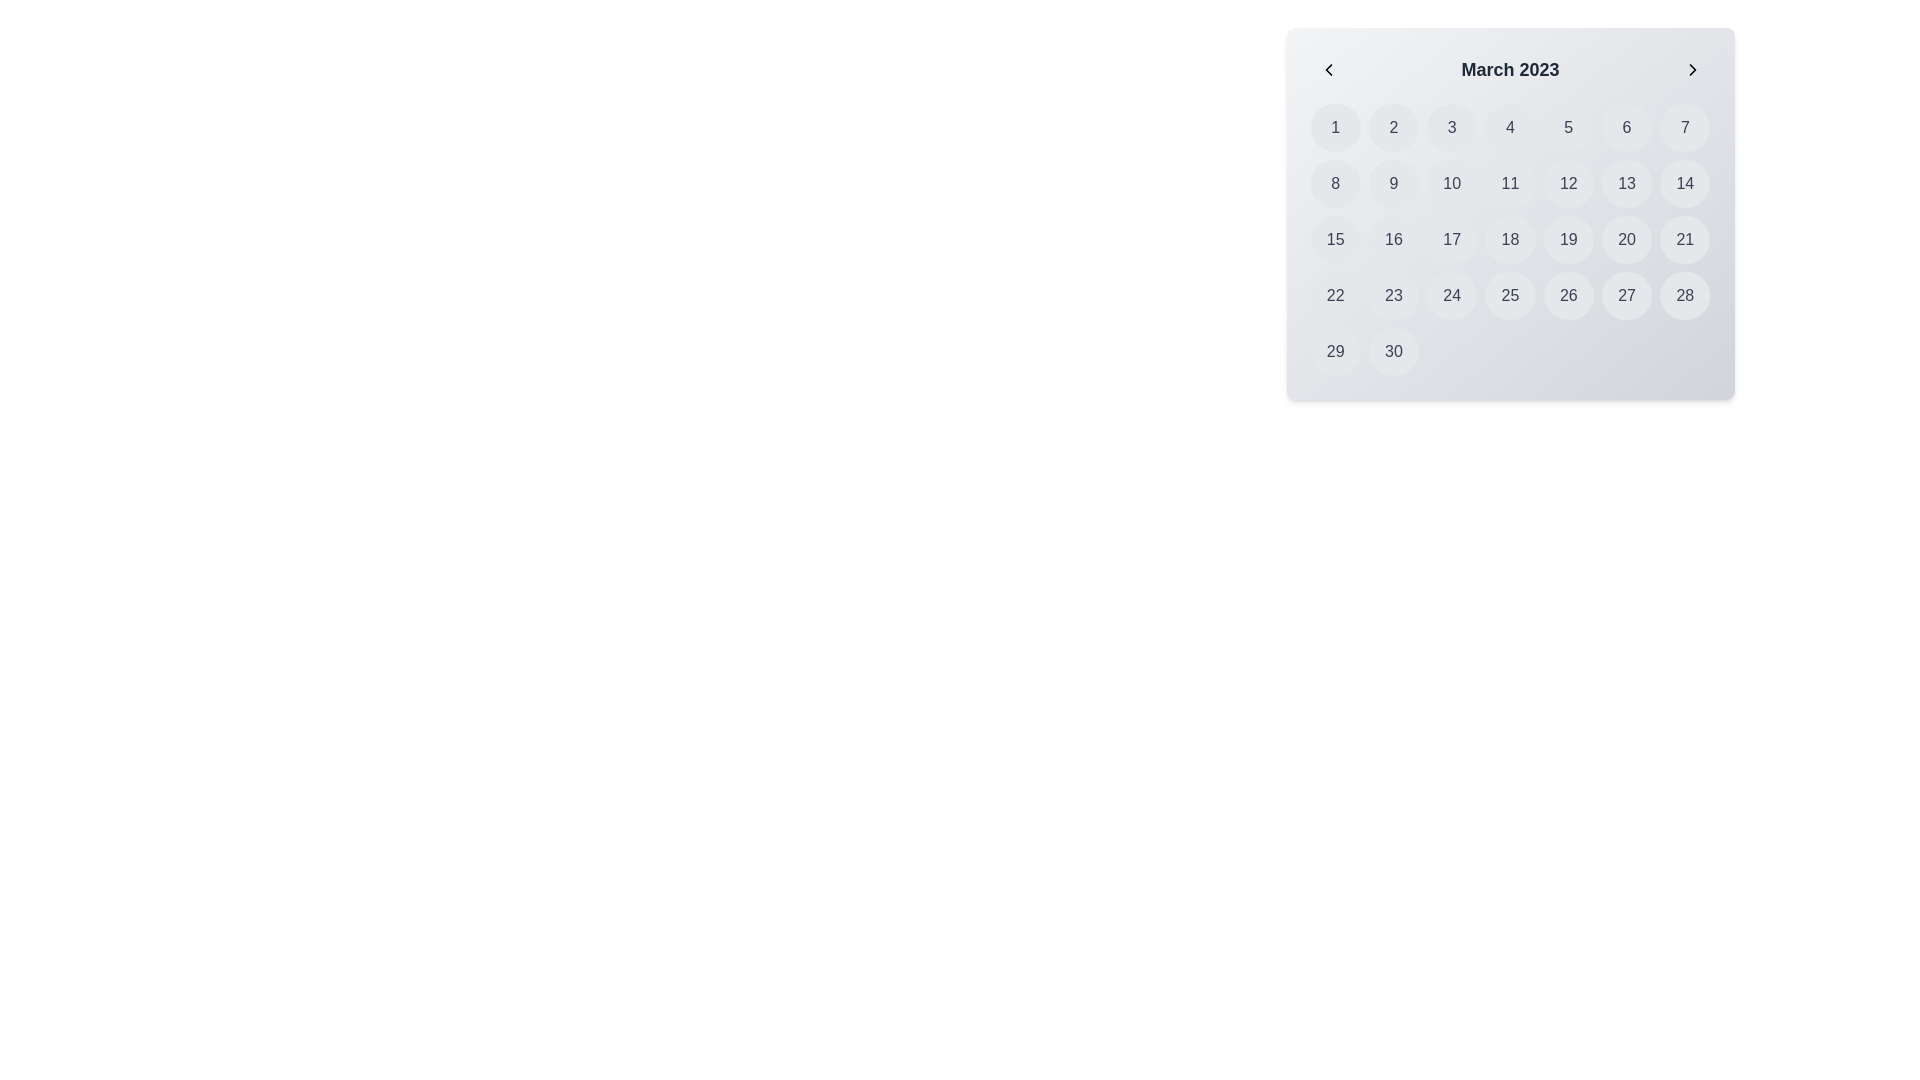 The image size is (1920, 1080). What do you see at coordinates (1684, 238) in the screenshot?
I see `the circular button labeled '21' located in the fourth row and seventh column of the calendar grid` at bounding box center [1684, 238].